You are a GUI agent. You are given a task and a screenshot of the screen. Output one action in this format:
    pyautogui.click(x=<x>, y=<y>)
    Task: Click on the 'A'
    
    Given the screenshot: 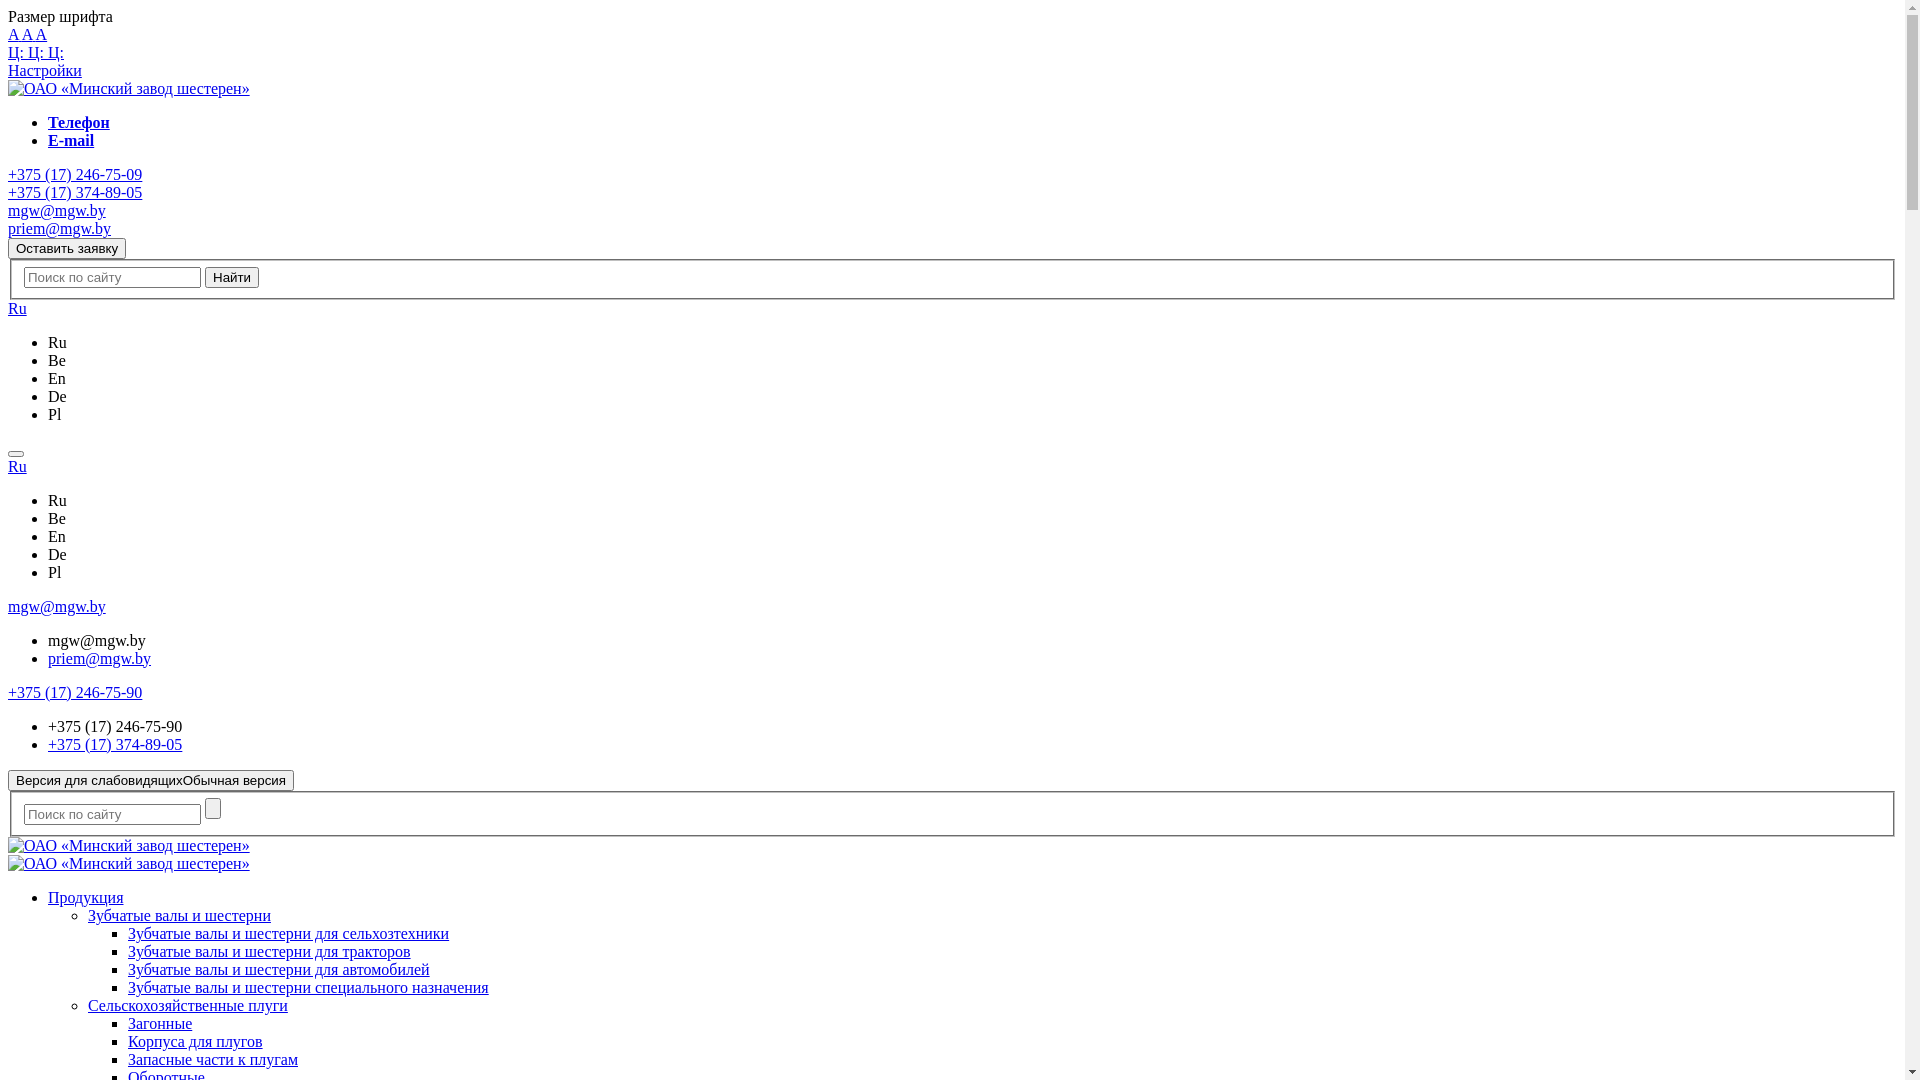 What is the action you would take?
    pyautogui.click(x=35, y=34)
    